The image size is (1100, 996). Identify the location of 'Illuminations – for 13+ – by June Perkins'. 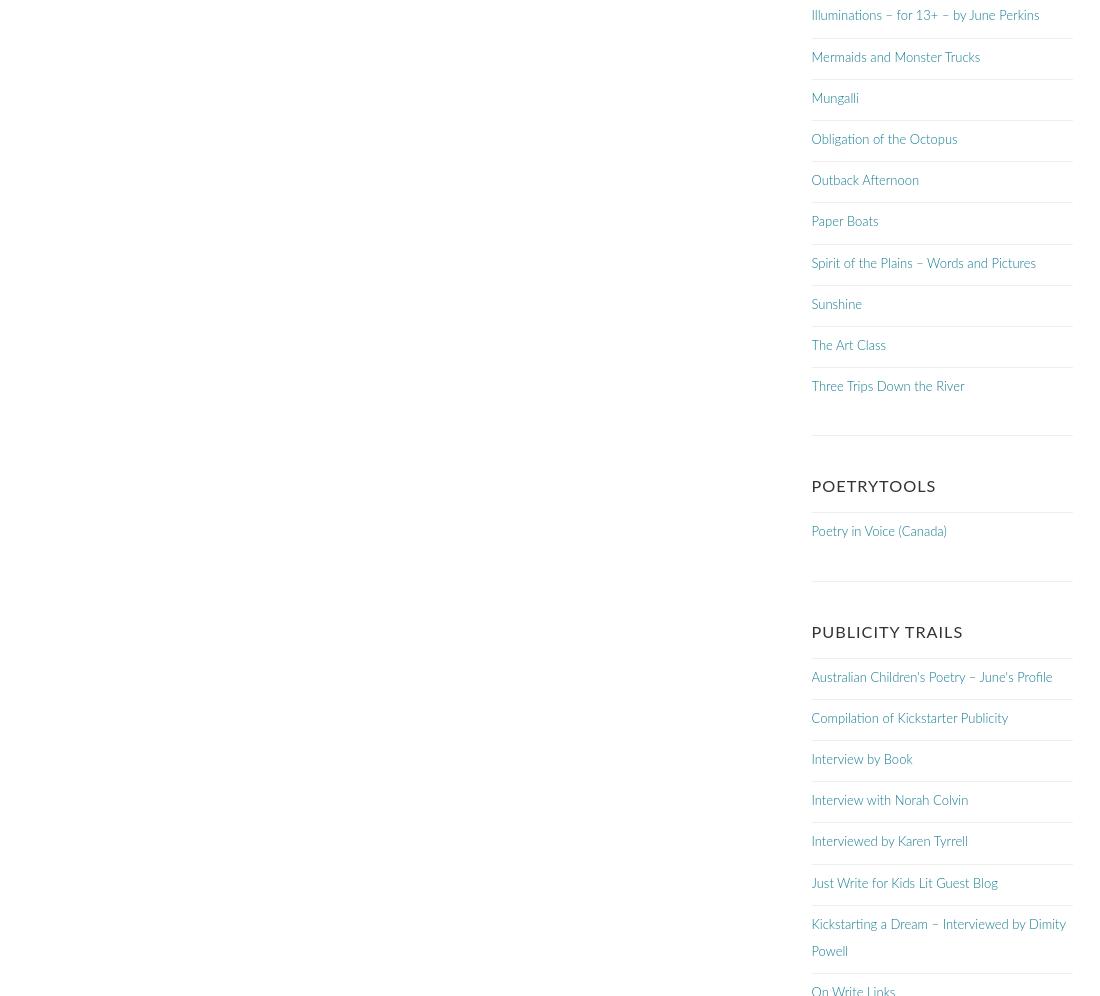
(924, 16).